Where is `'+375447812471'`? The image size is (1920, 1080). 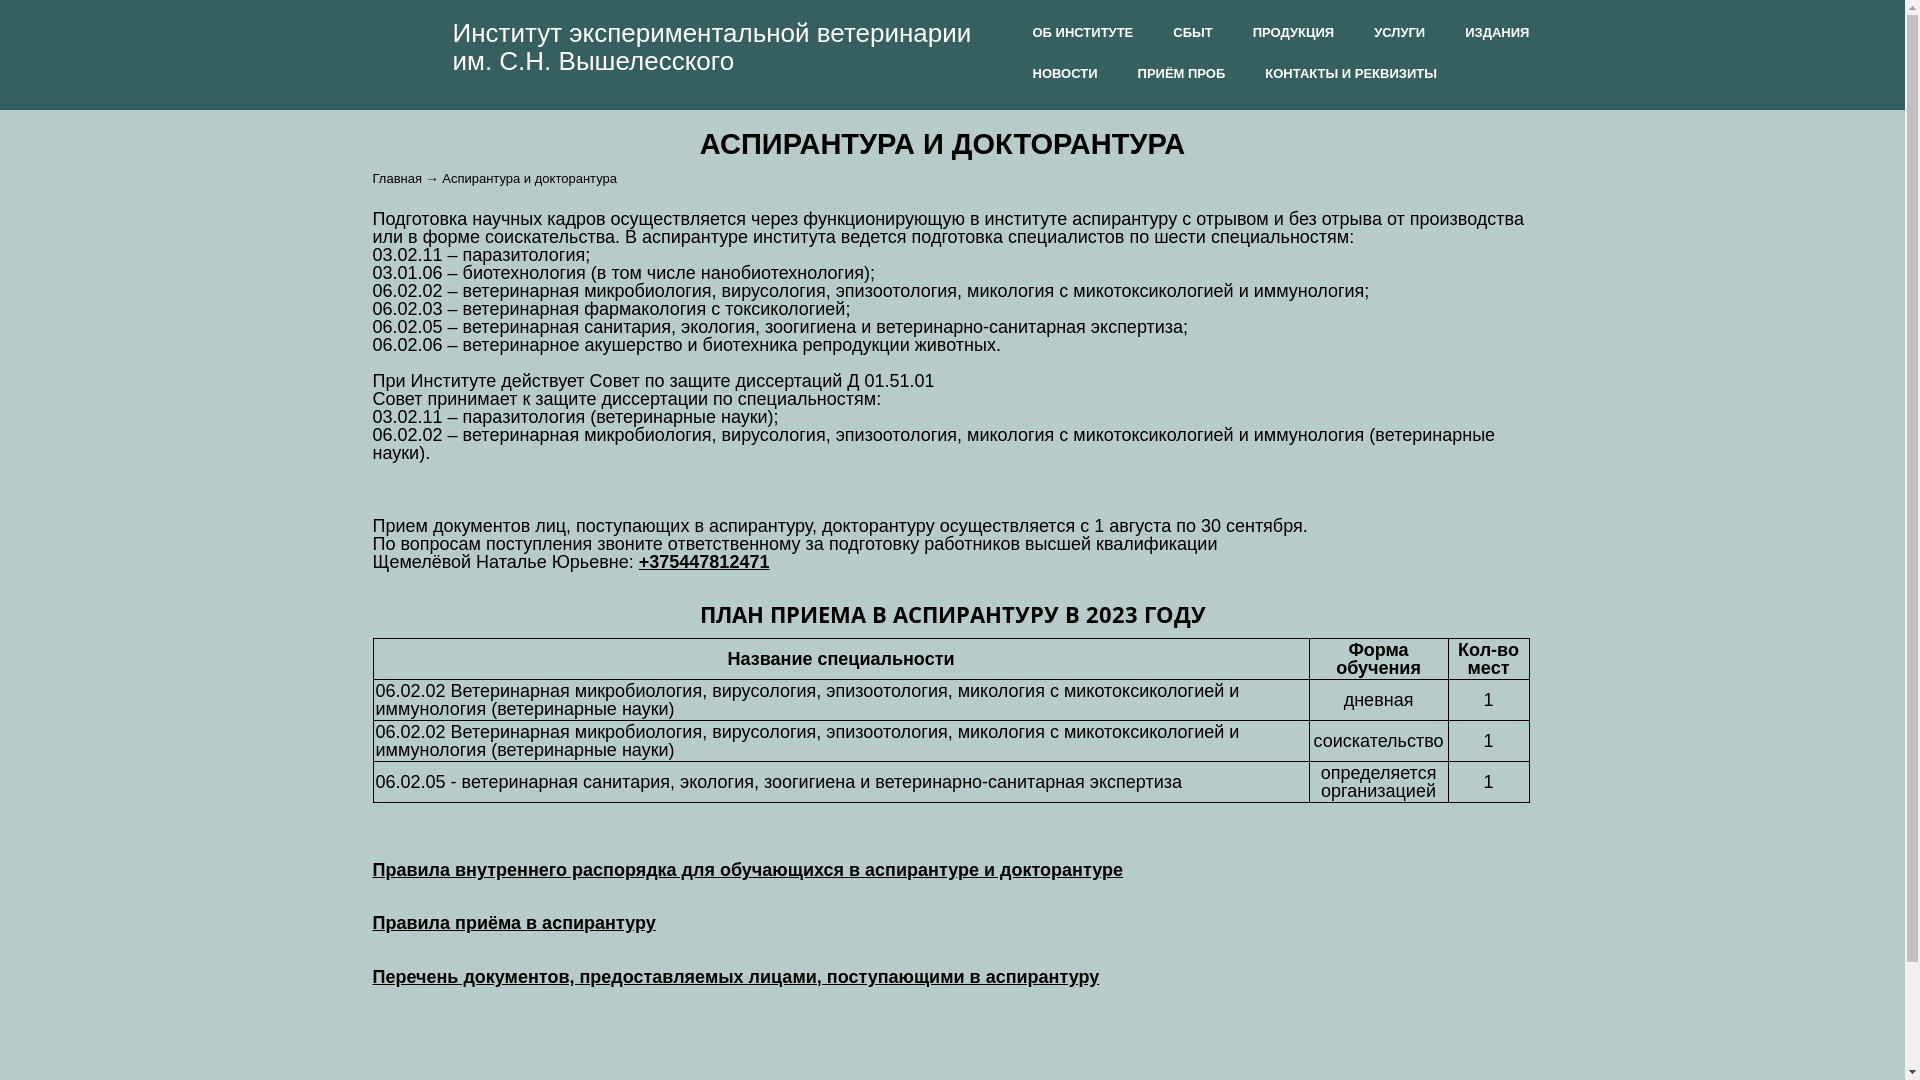
'+375447812471' is located at coordinates (637, 562).